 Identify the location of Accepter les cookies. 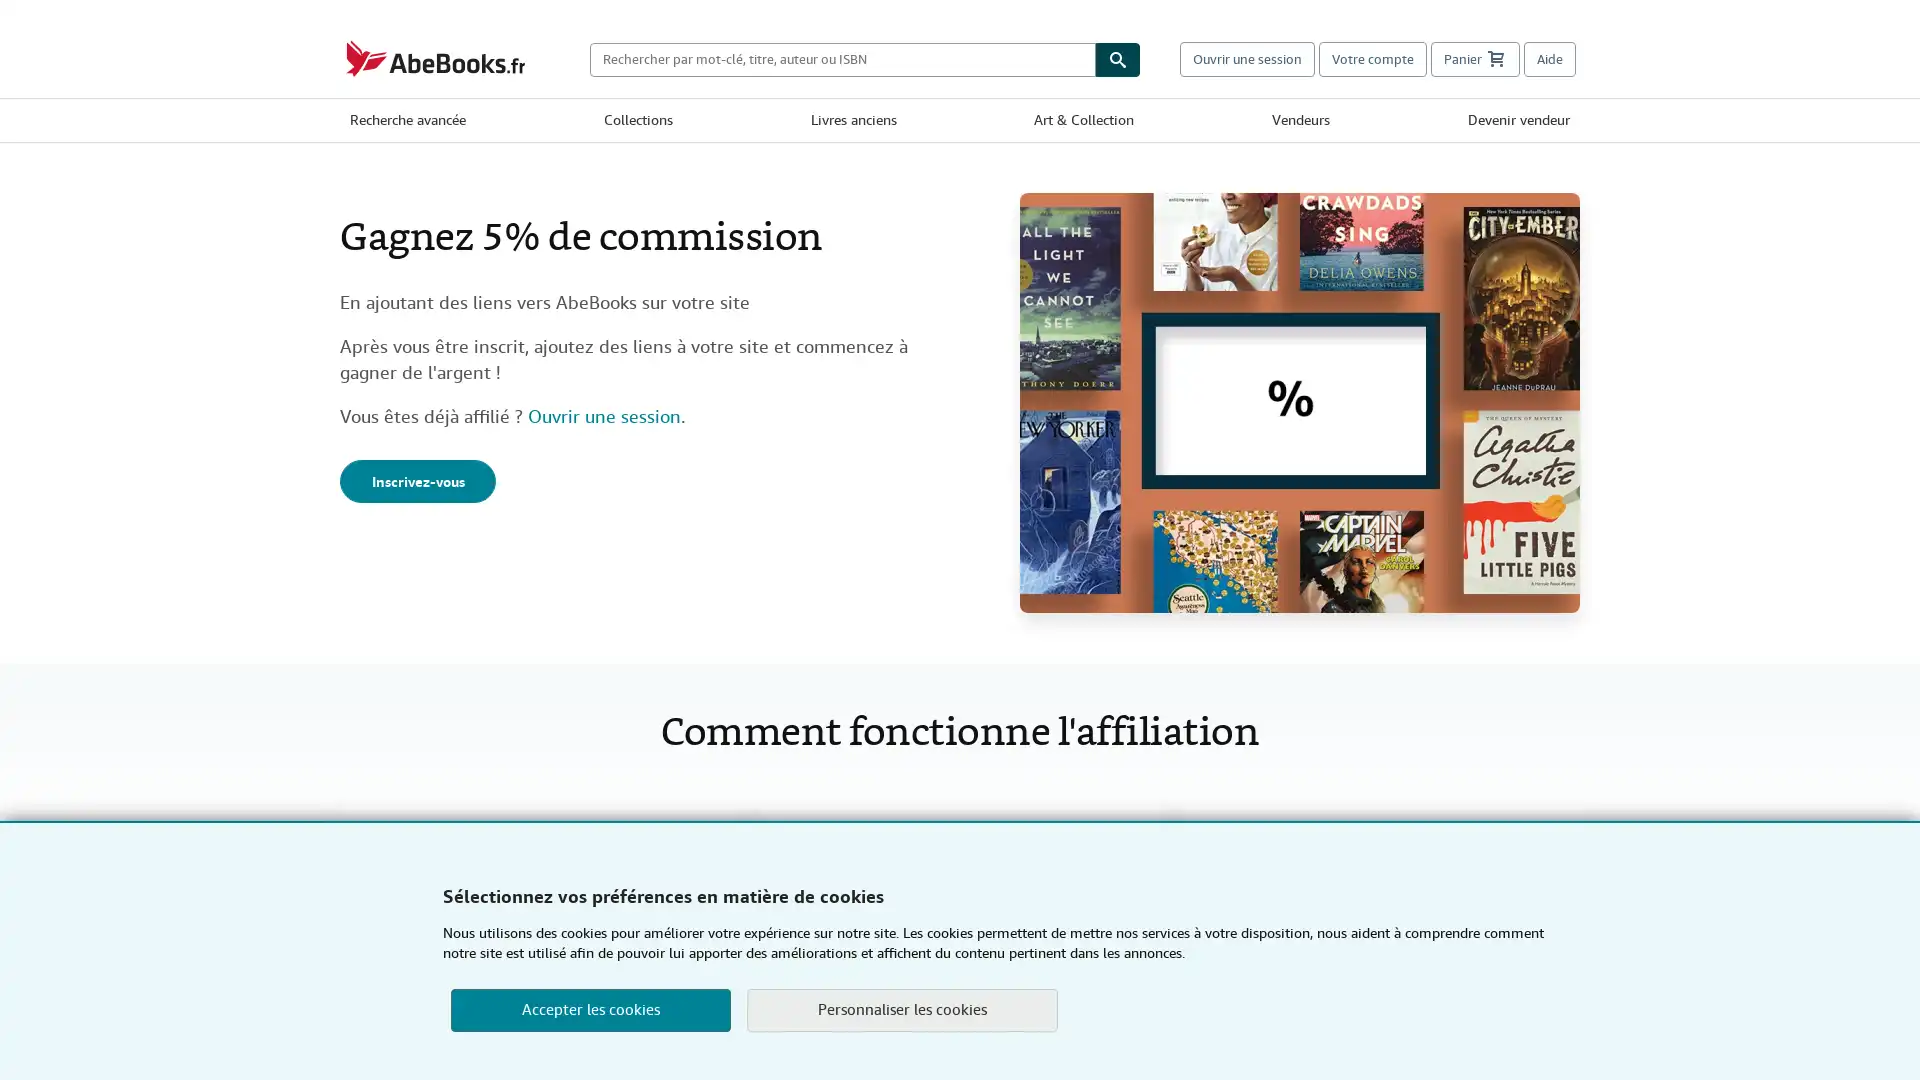
(589, 1010).